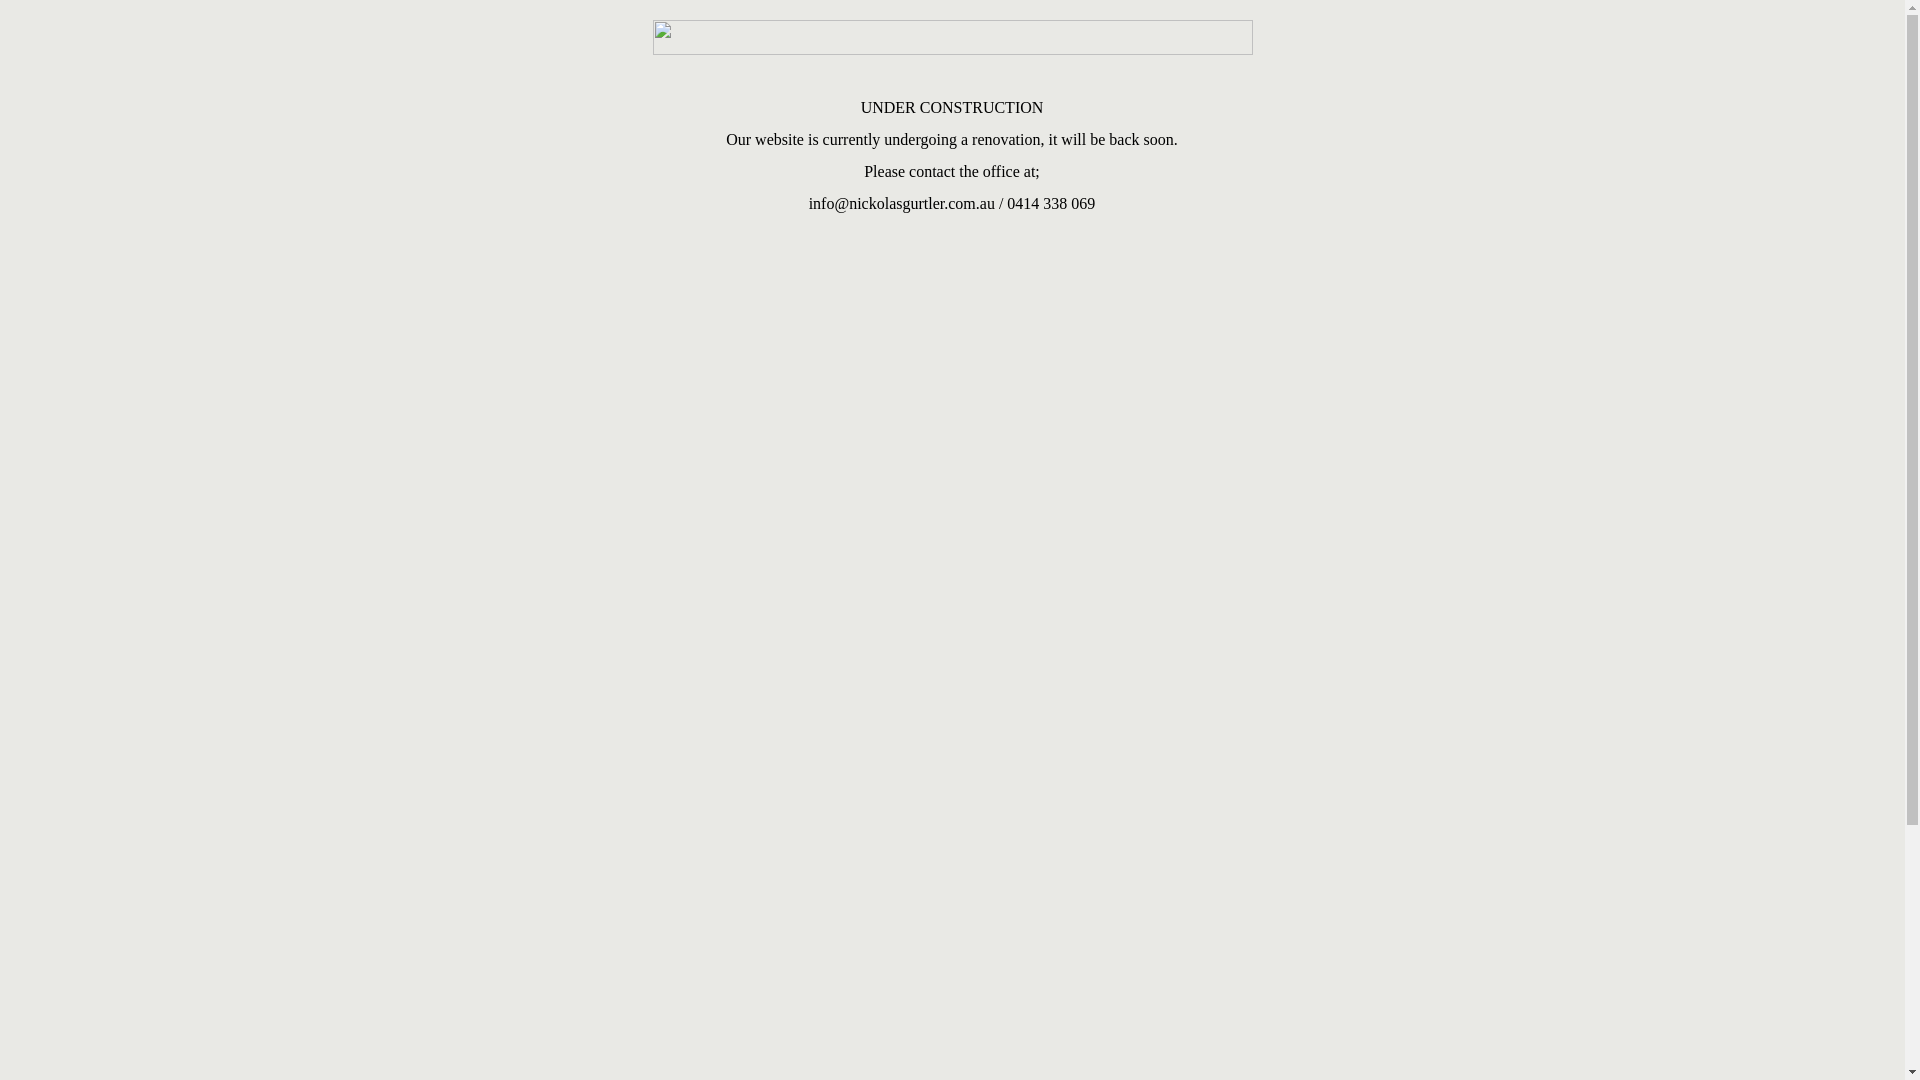  Describe the element at coordinates (901, 203) in the screenshot. I see `'info@nickolasgurtler.com.au'` at that location.